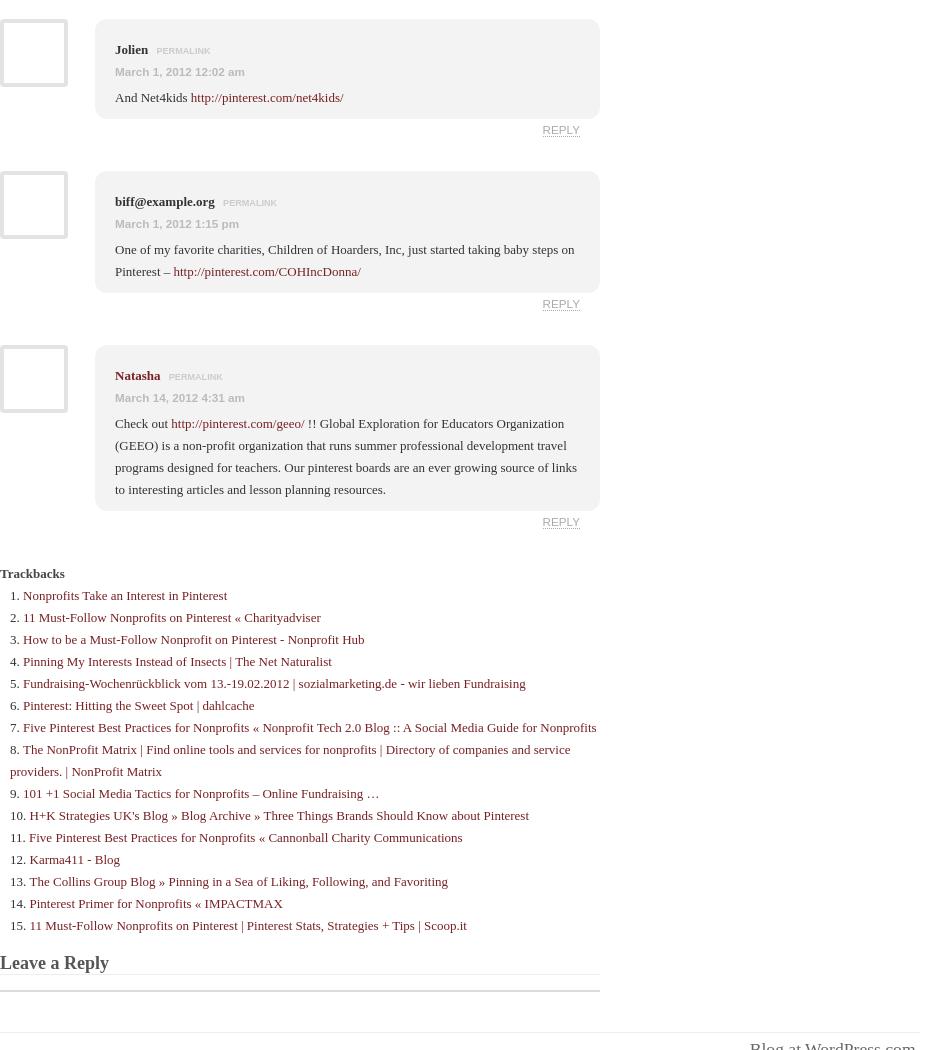 This screenshot has width=930, height=1050. What do you see at coordinates (143, 421) in the screenshot?
I see `'Check out'` at bounding box center [143, 421].